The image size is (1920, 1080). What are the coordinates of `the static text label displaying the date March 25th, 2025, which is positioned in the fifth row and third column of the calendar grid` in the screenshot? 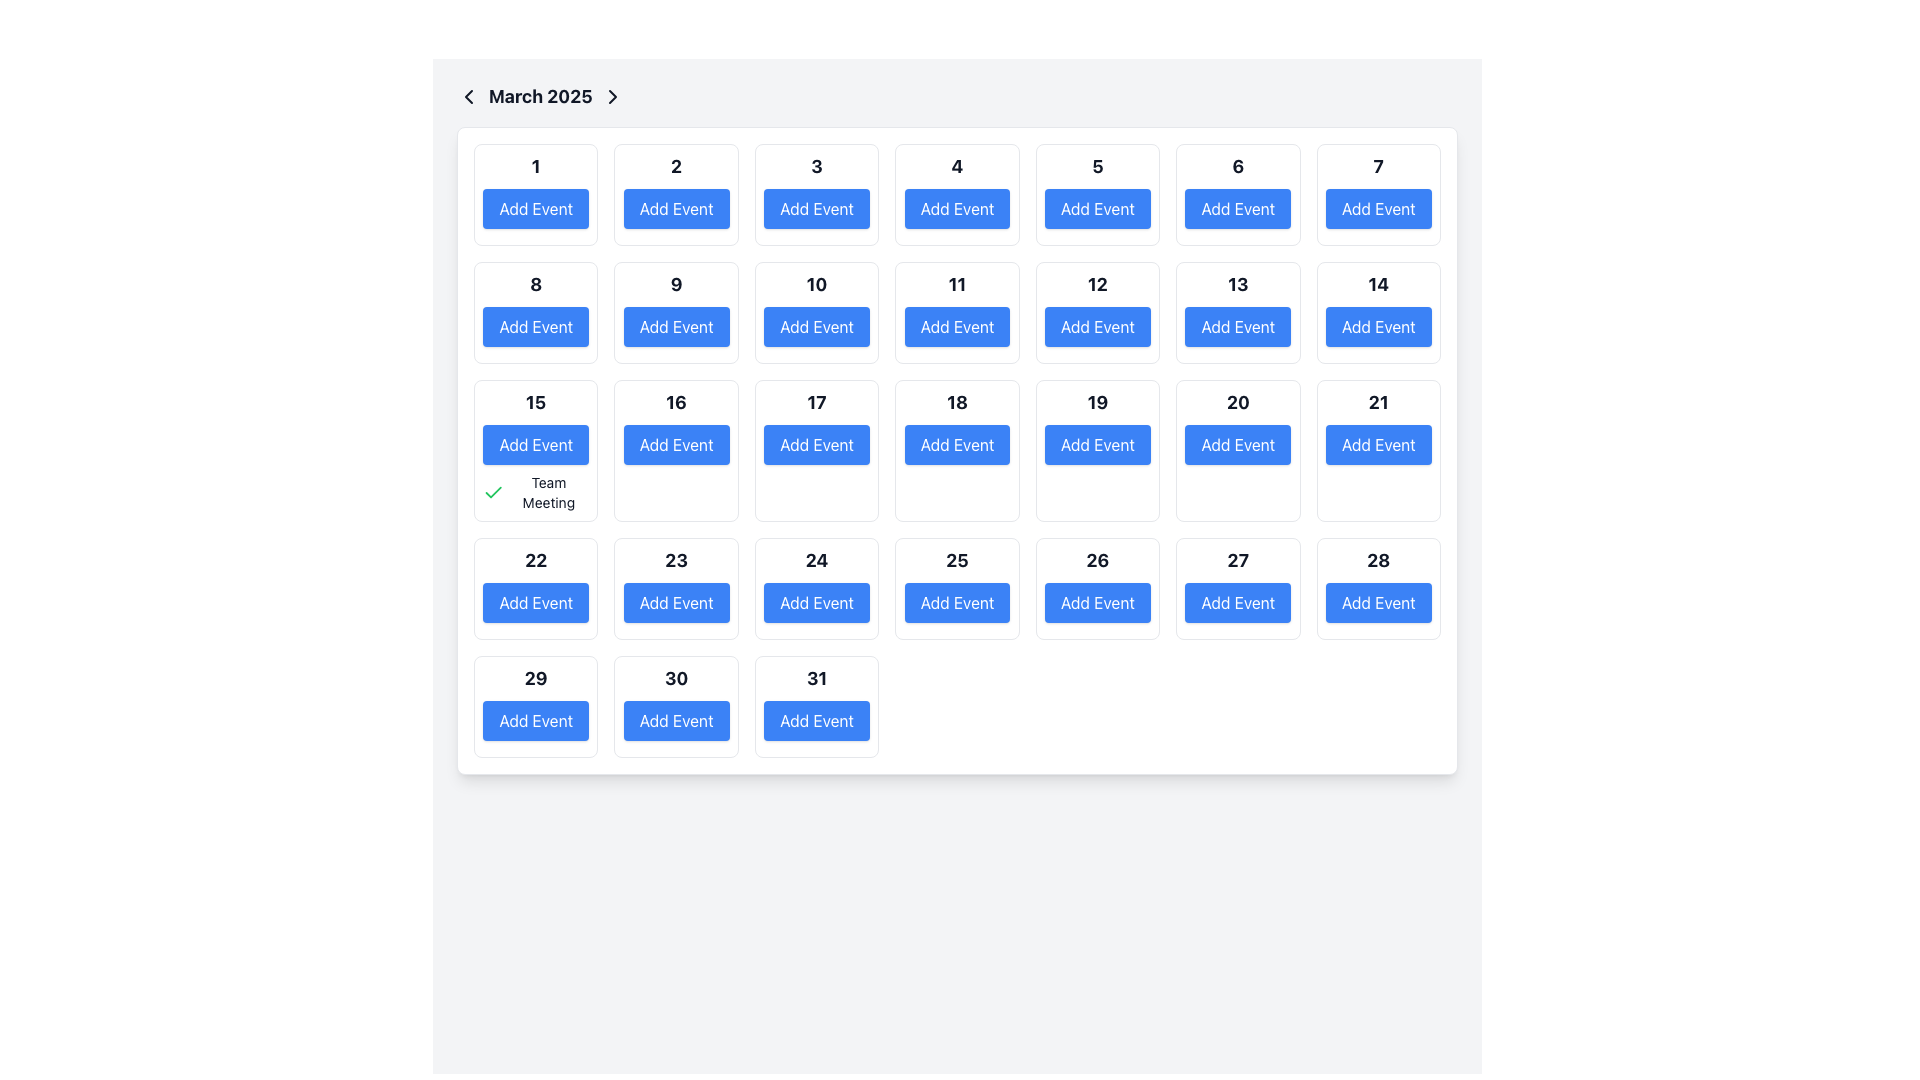 It's located at (956, 560).